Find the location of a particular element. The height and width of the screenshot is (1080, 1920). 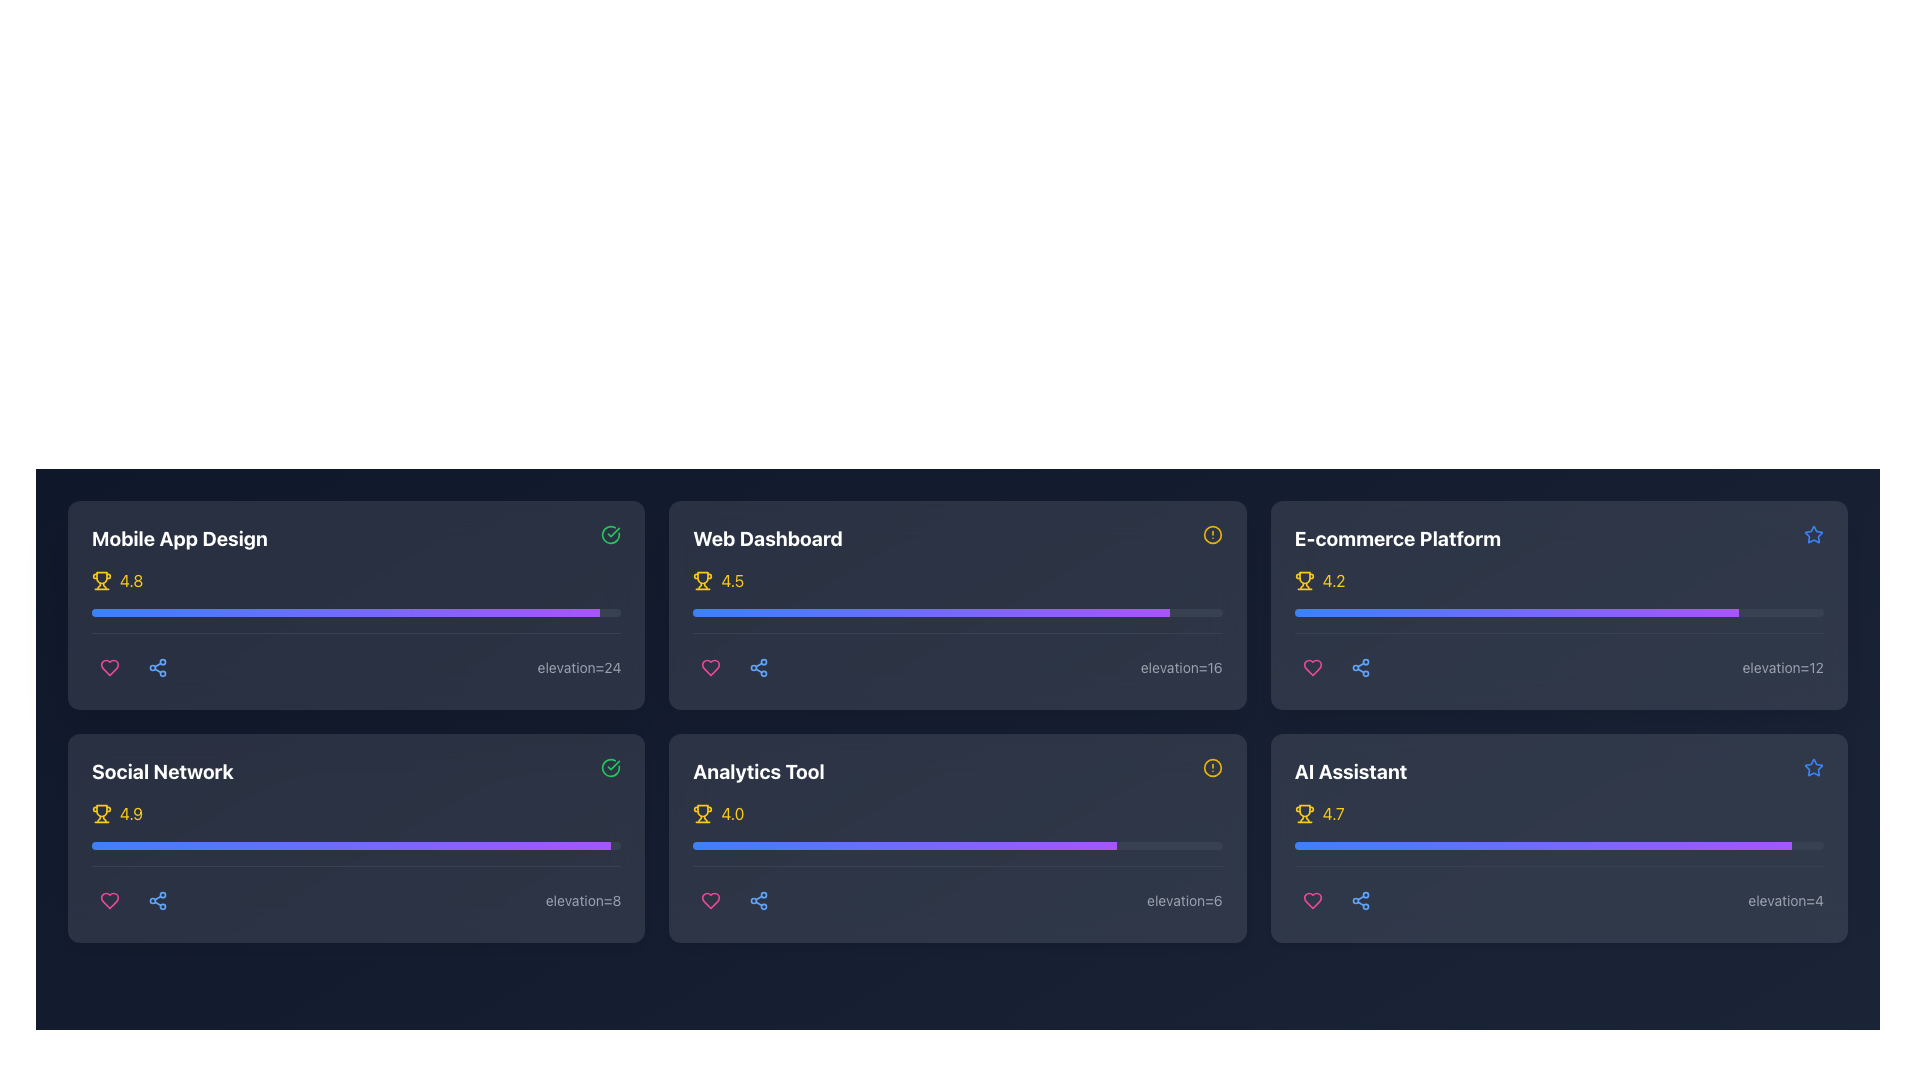

the first Card component in the grid layout, which features the title 'Mobile App Design', a trophy icon with a rating of '4.8', and various interactive icons at the bottom is located at coordinates (356, 604).